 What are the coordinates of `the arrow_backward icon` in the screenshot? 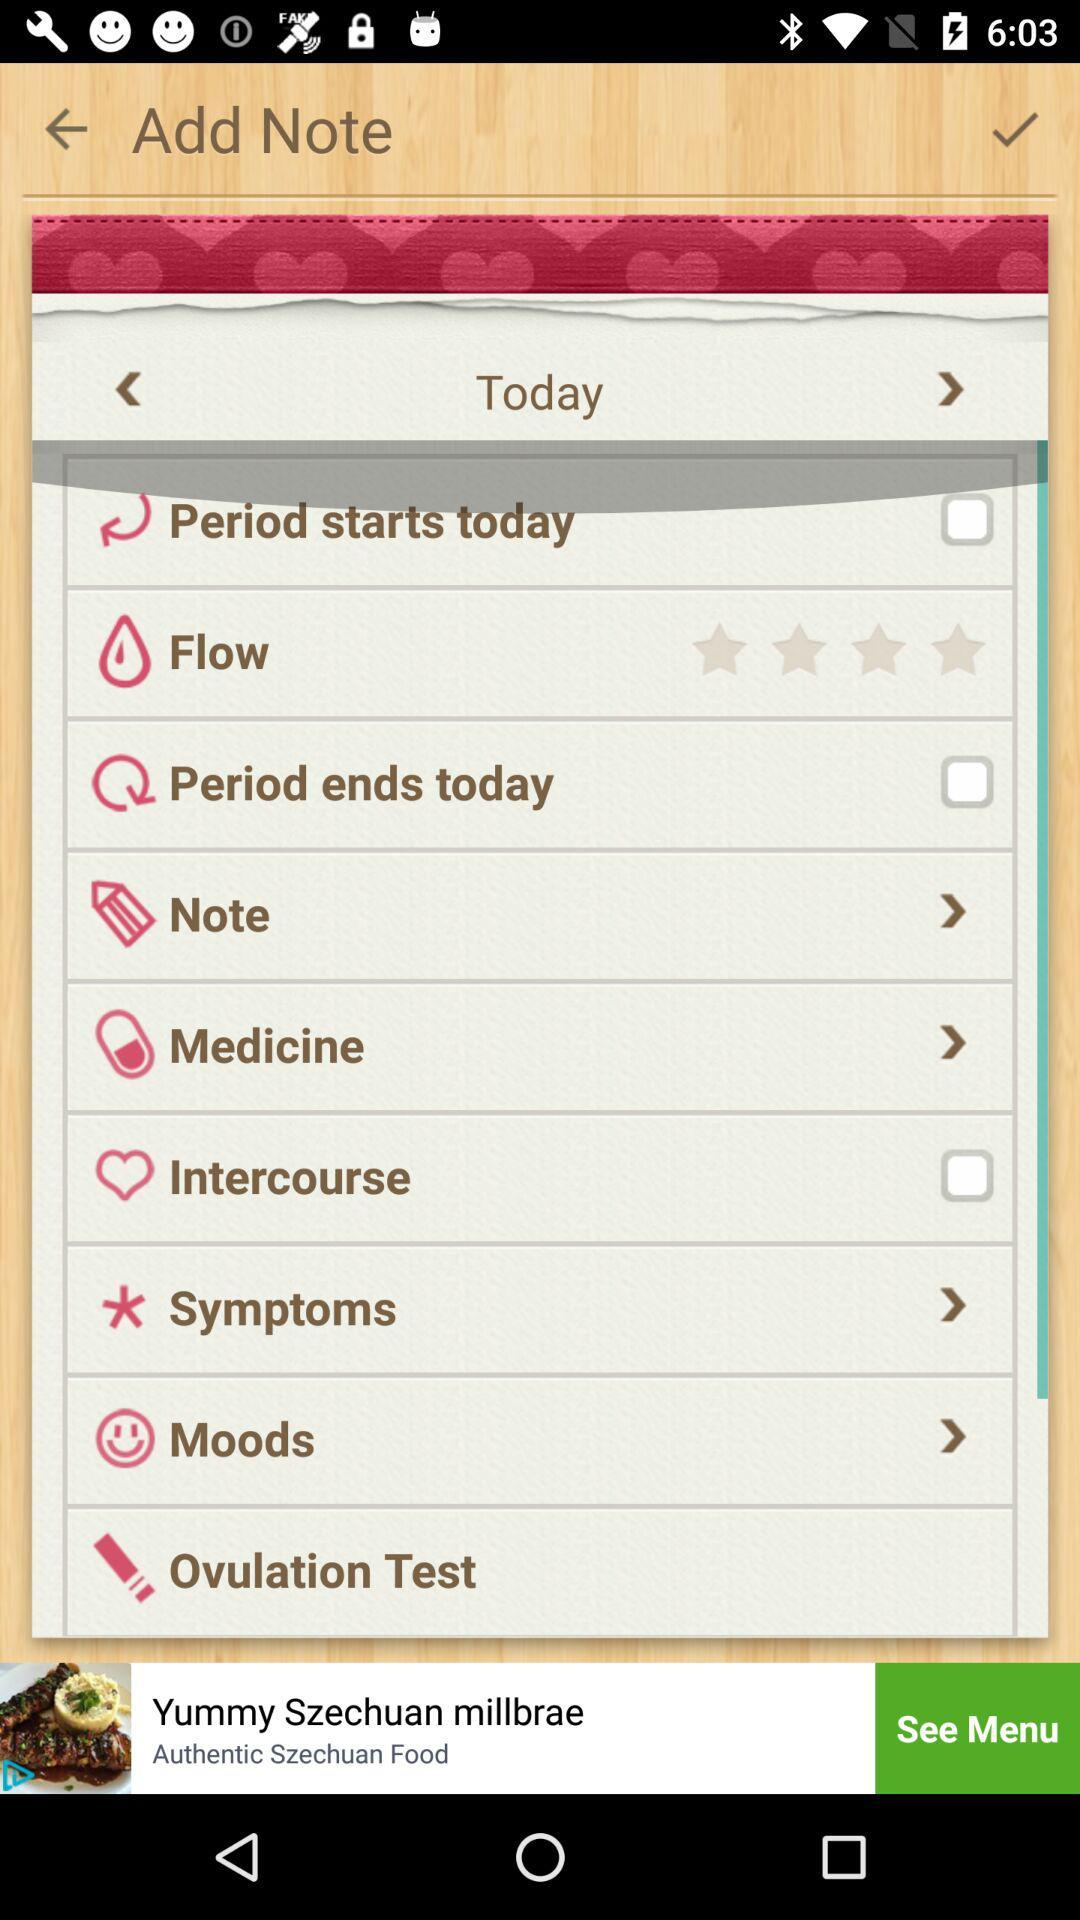 It's located at (64, 127).